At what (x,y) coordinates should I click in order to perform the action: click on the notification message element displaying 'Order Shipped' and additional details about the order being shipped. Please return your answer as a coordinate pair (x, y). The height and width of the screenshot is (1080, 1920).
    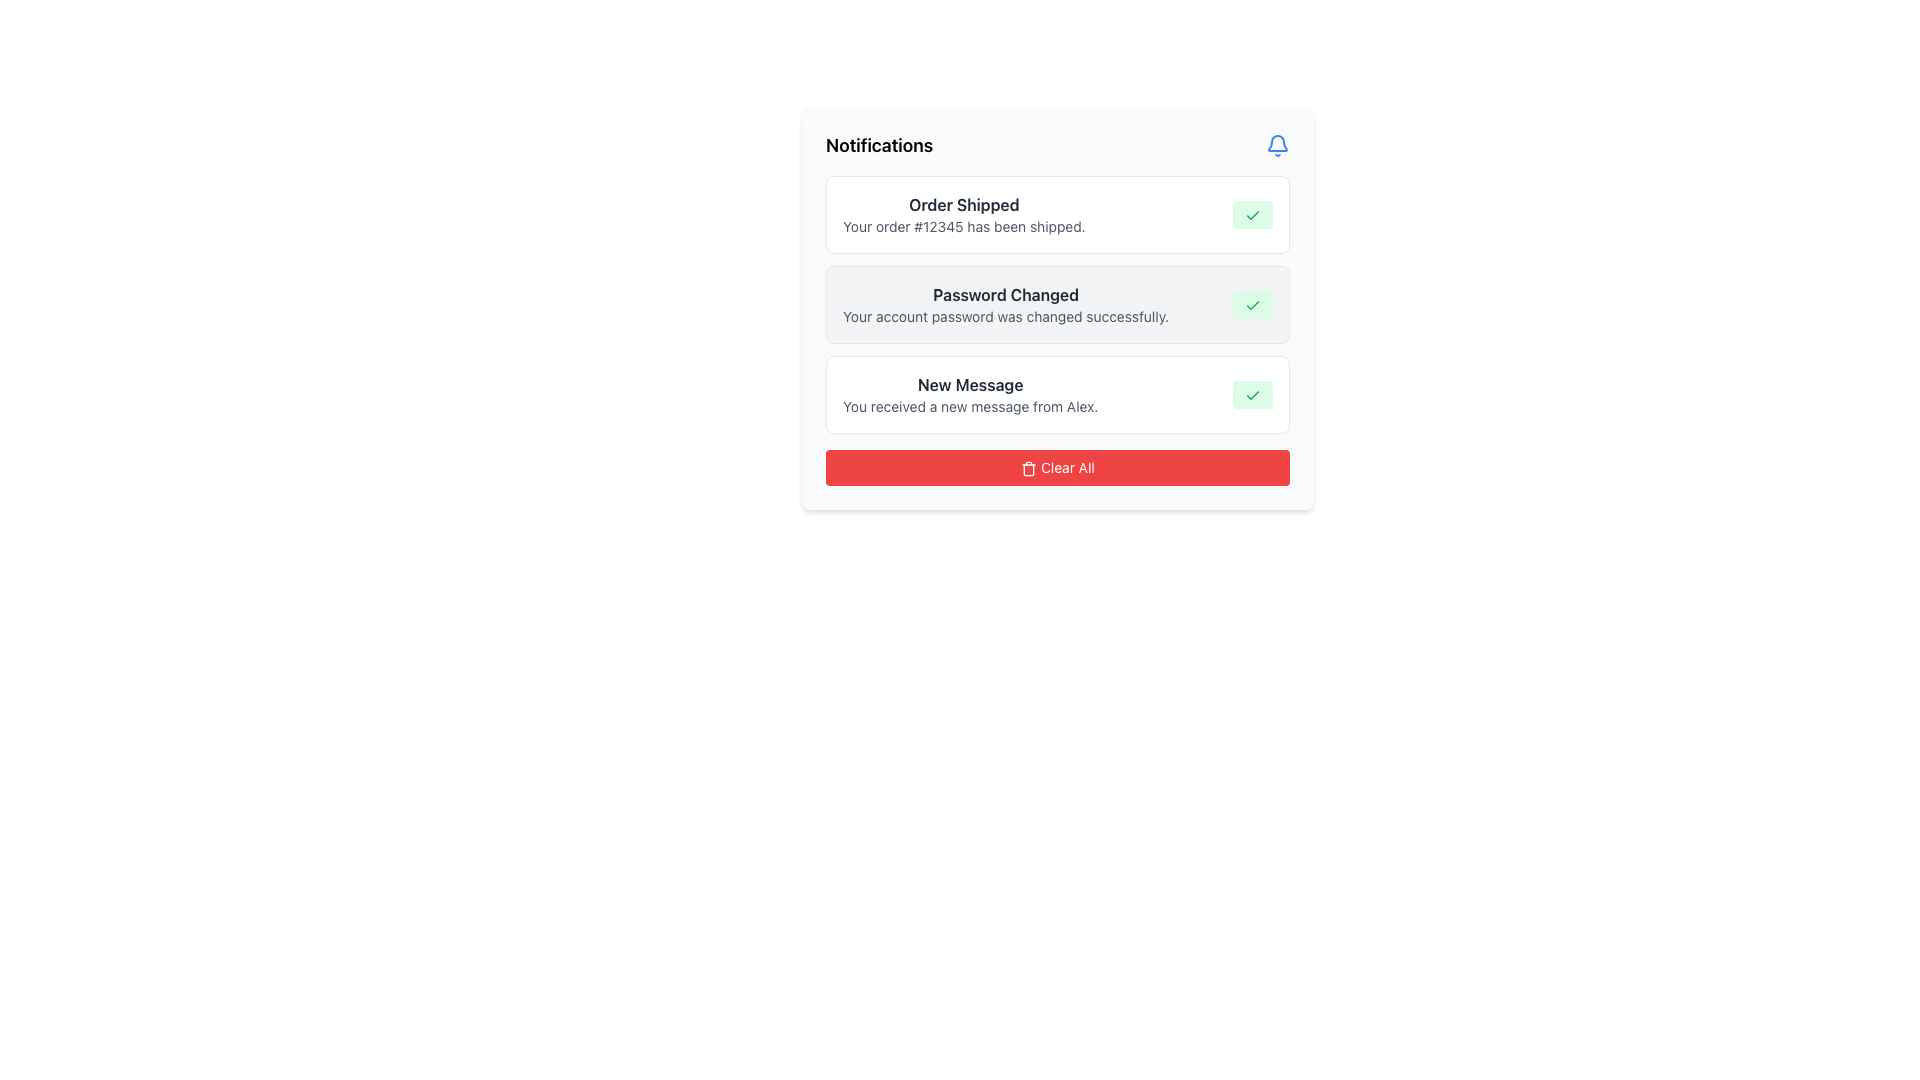
    Looking at the image, I should click on (964, 215).